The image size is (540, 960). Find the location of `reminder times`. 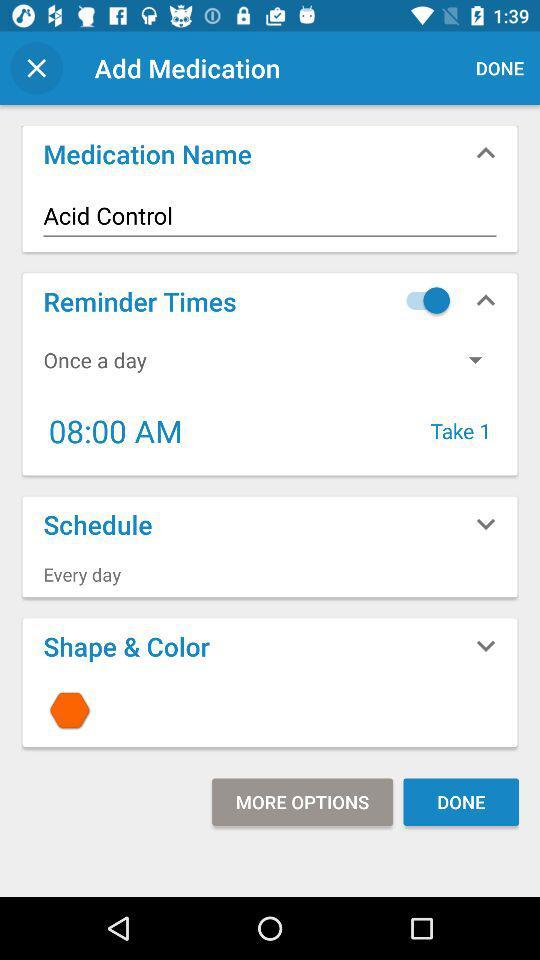

reminder times is located at coordinates (422, 299).